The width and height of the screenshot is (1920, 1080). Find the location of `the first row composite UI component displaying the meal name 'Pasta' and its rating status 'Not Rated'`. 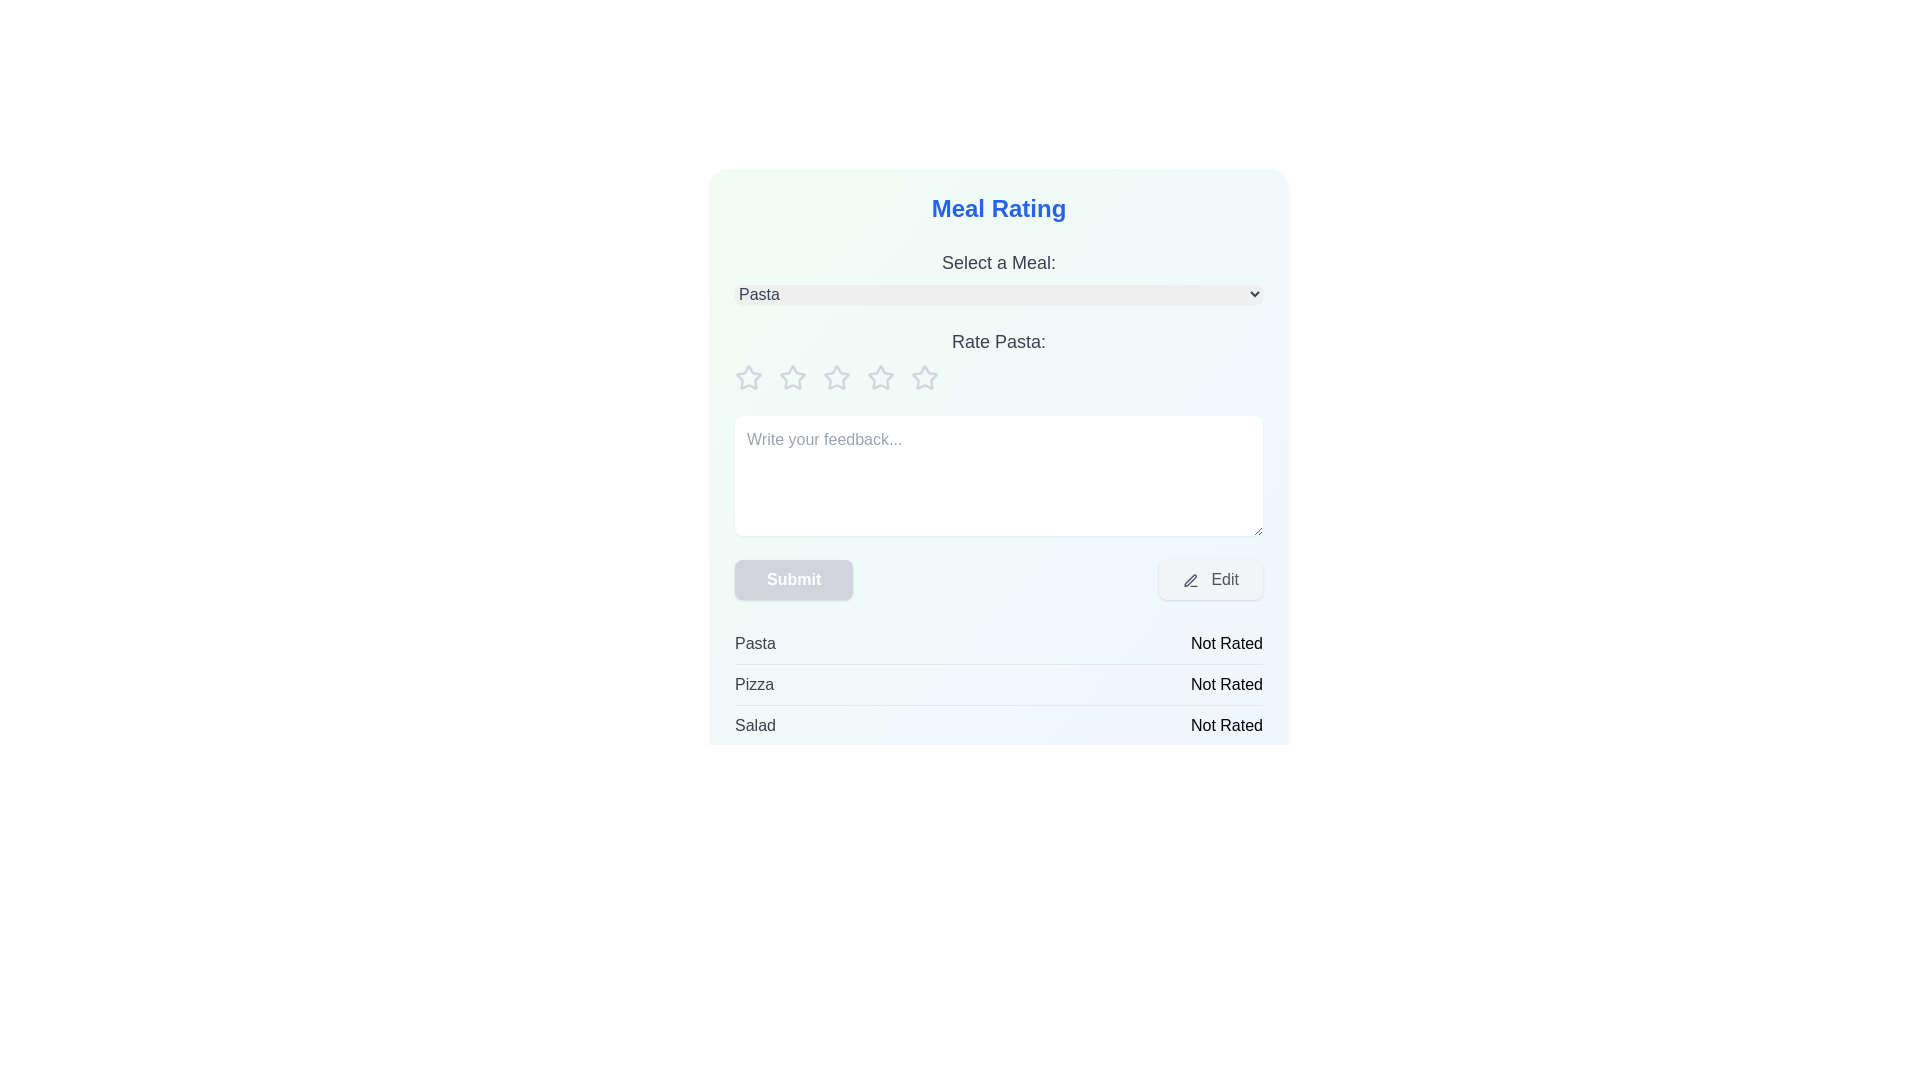

the first row composite UI component displaying the meal name 'Pasta' and its rating status 'Not Rated' is located at coordinates (998, 644).